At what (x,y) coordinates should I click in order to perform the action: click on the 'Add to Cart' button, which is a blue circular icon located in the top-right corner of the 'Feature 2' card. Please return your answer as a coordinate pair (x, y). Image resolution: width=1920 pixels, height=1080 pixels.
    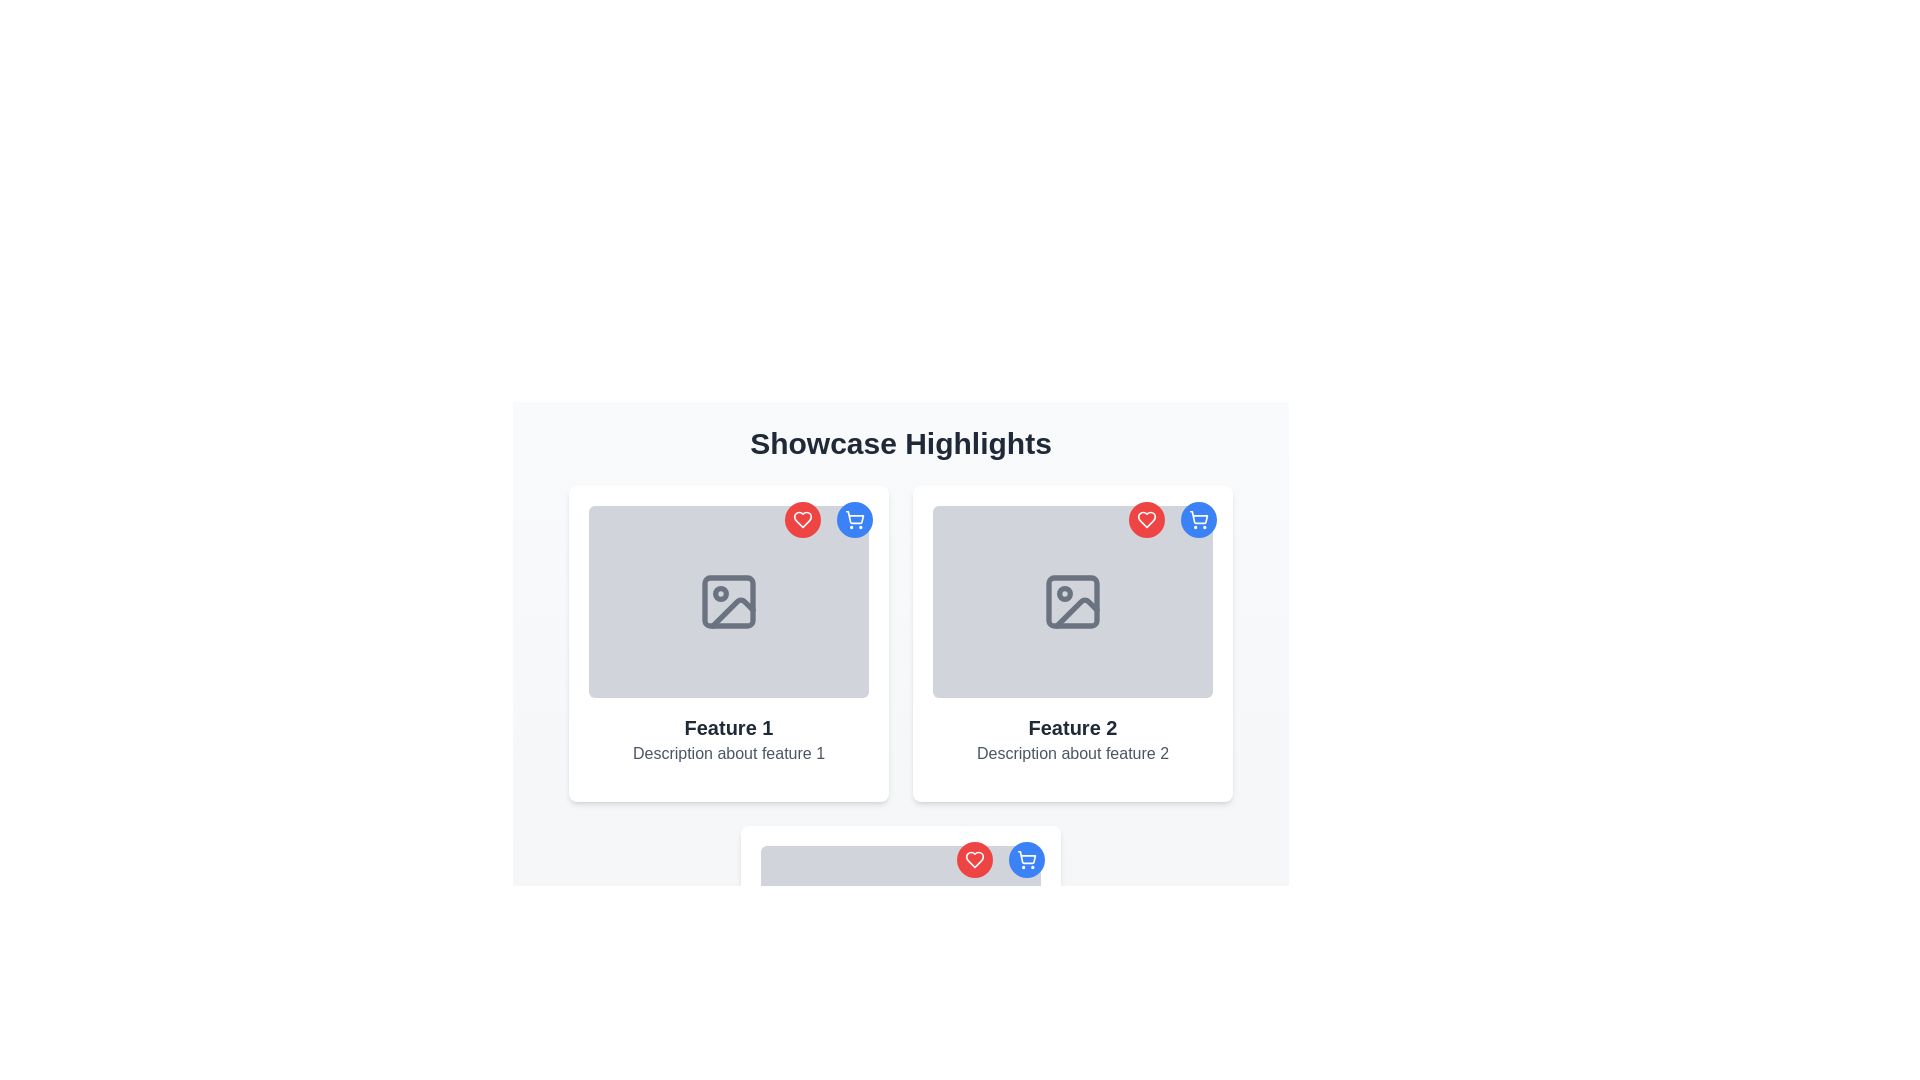
    Looking at the image, I should click on (1027, 859).